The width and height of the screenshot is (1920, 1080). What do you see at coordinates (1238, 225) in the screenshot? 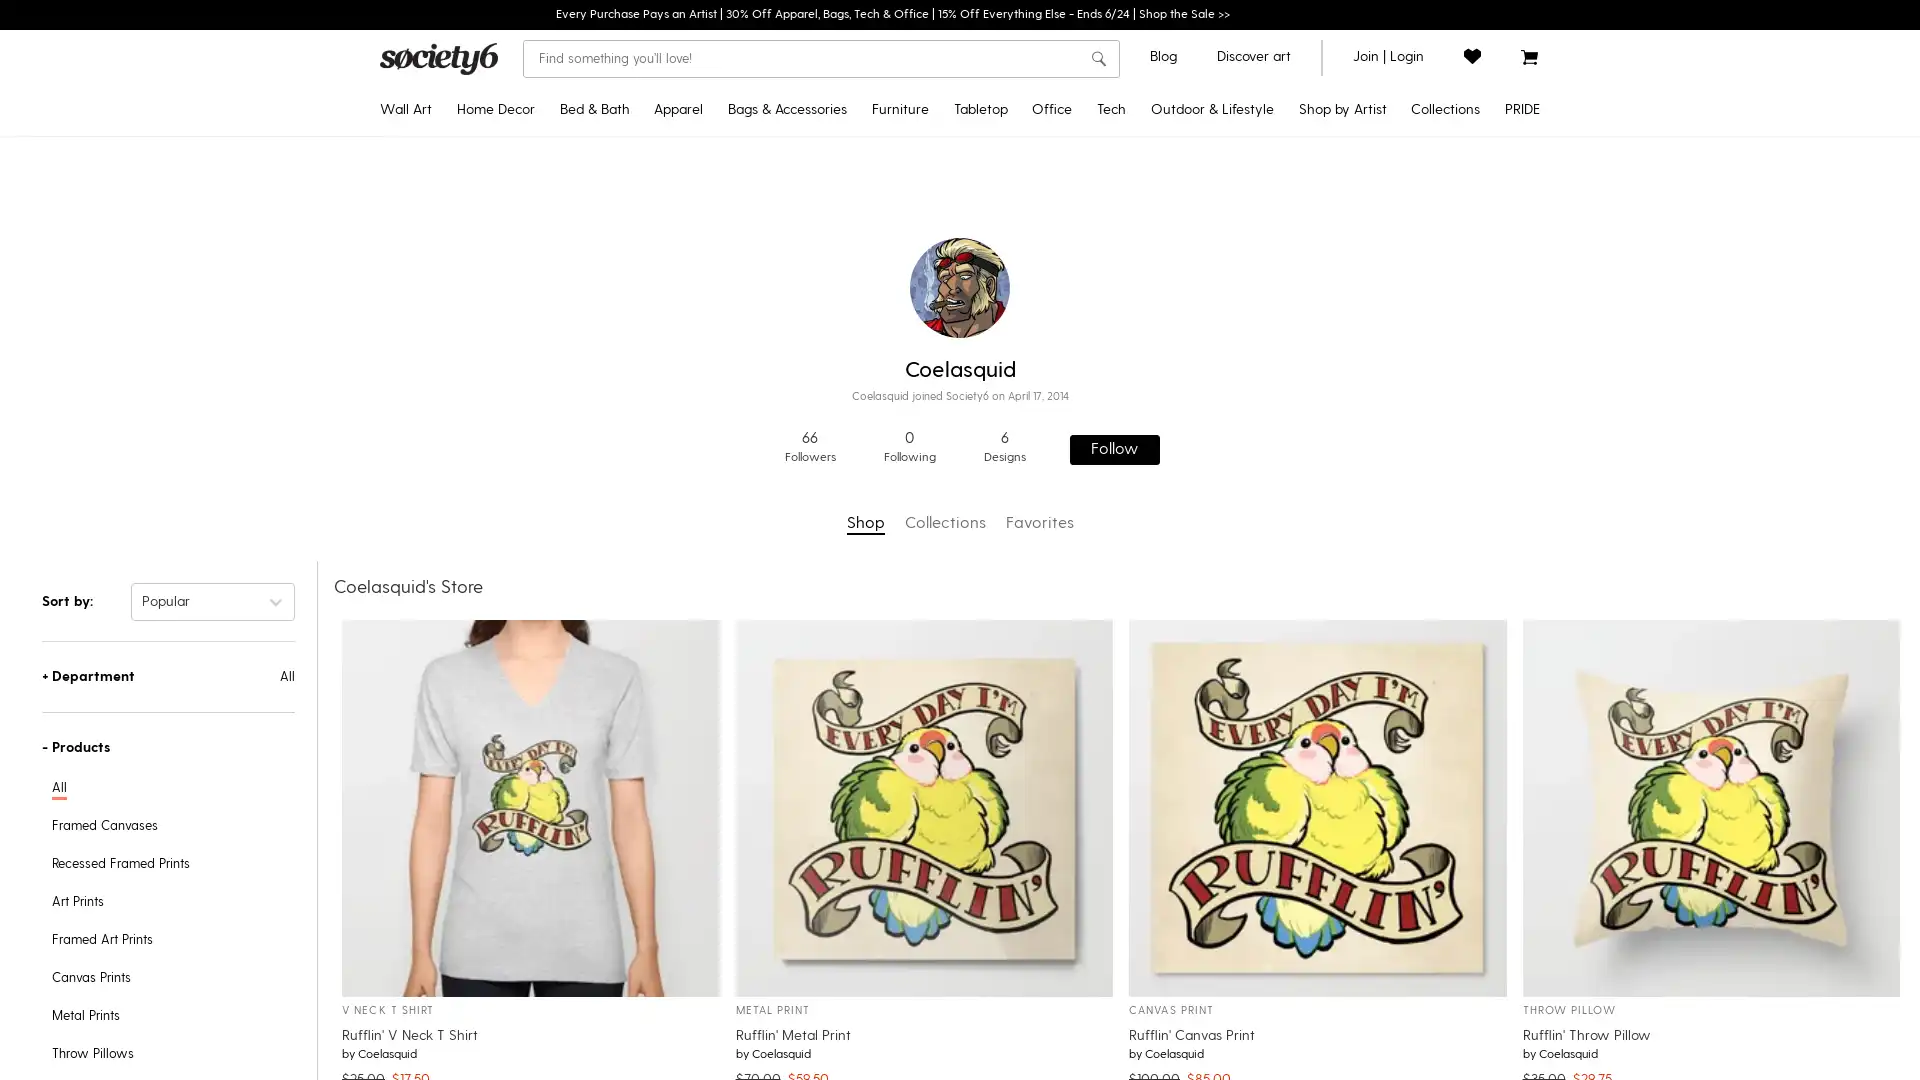
I see `Yoga Towels` at bounding box center [1238, 225].